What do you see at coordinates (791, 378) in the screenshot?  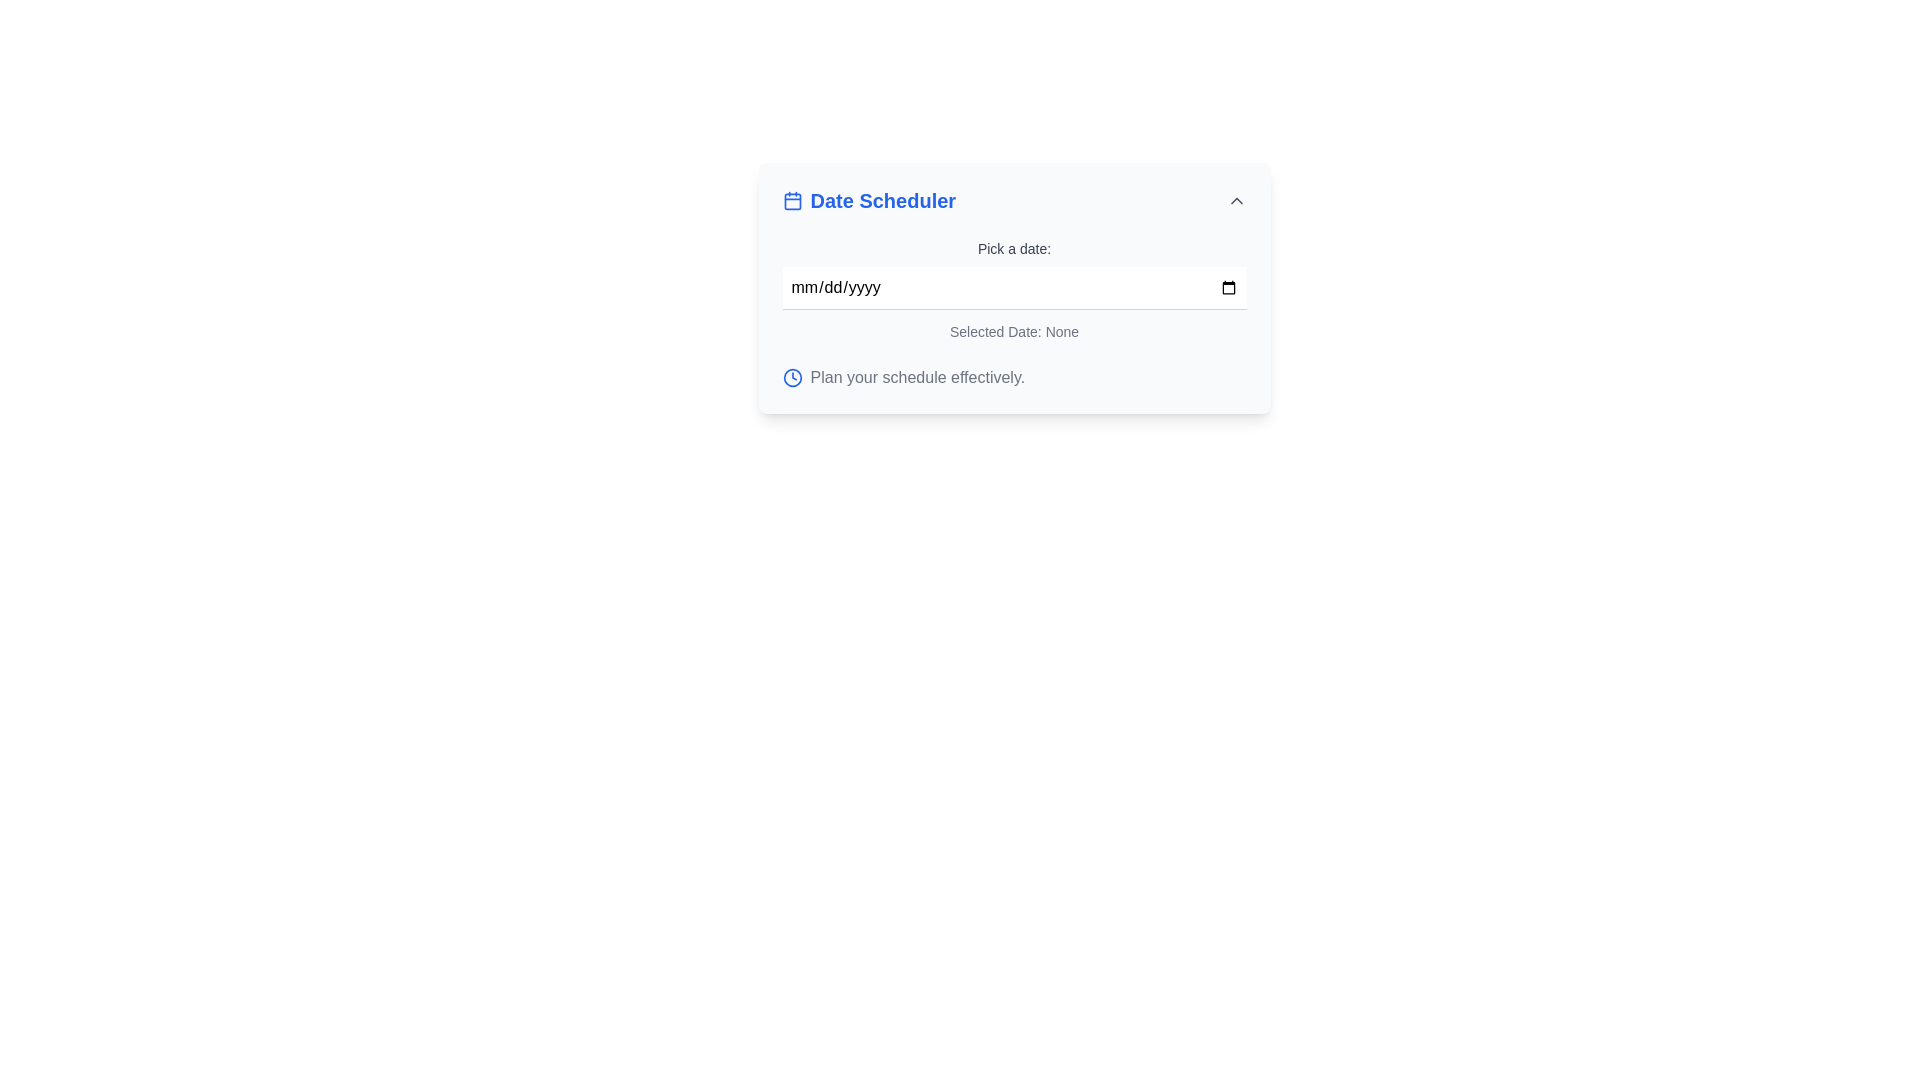 I see `the clock icon located at the bottom left of the 'Date Scheduler' panel, which visually represents time or scheduling` at bounding box center [791, 378].